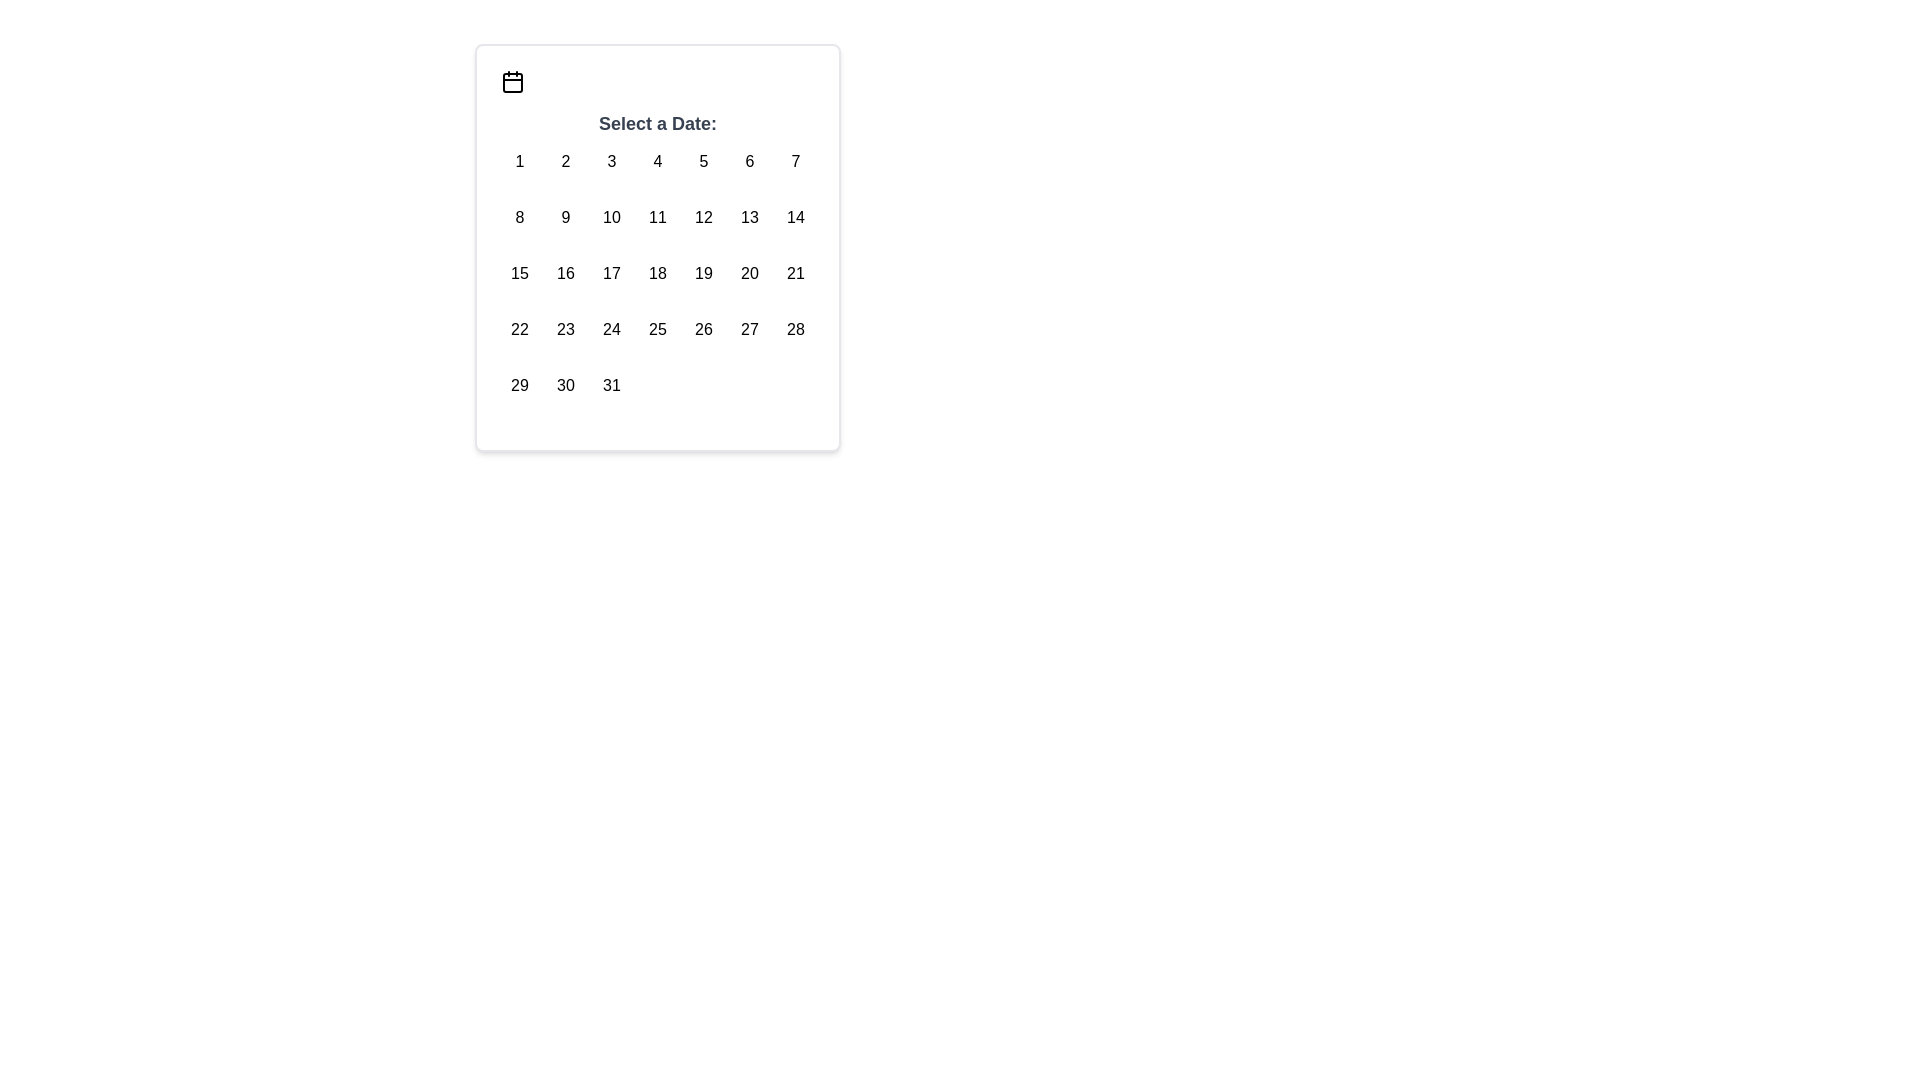  What do you see at coordinates (657, 273) in the screenshot?
I see `the rounded rectangular button displaying the number '18' in black, which is located in the calendar grid layout` at bounding box center [657, 273].